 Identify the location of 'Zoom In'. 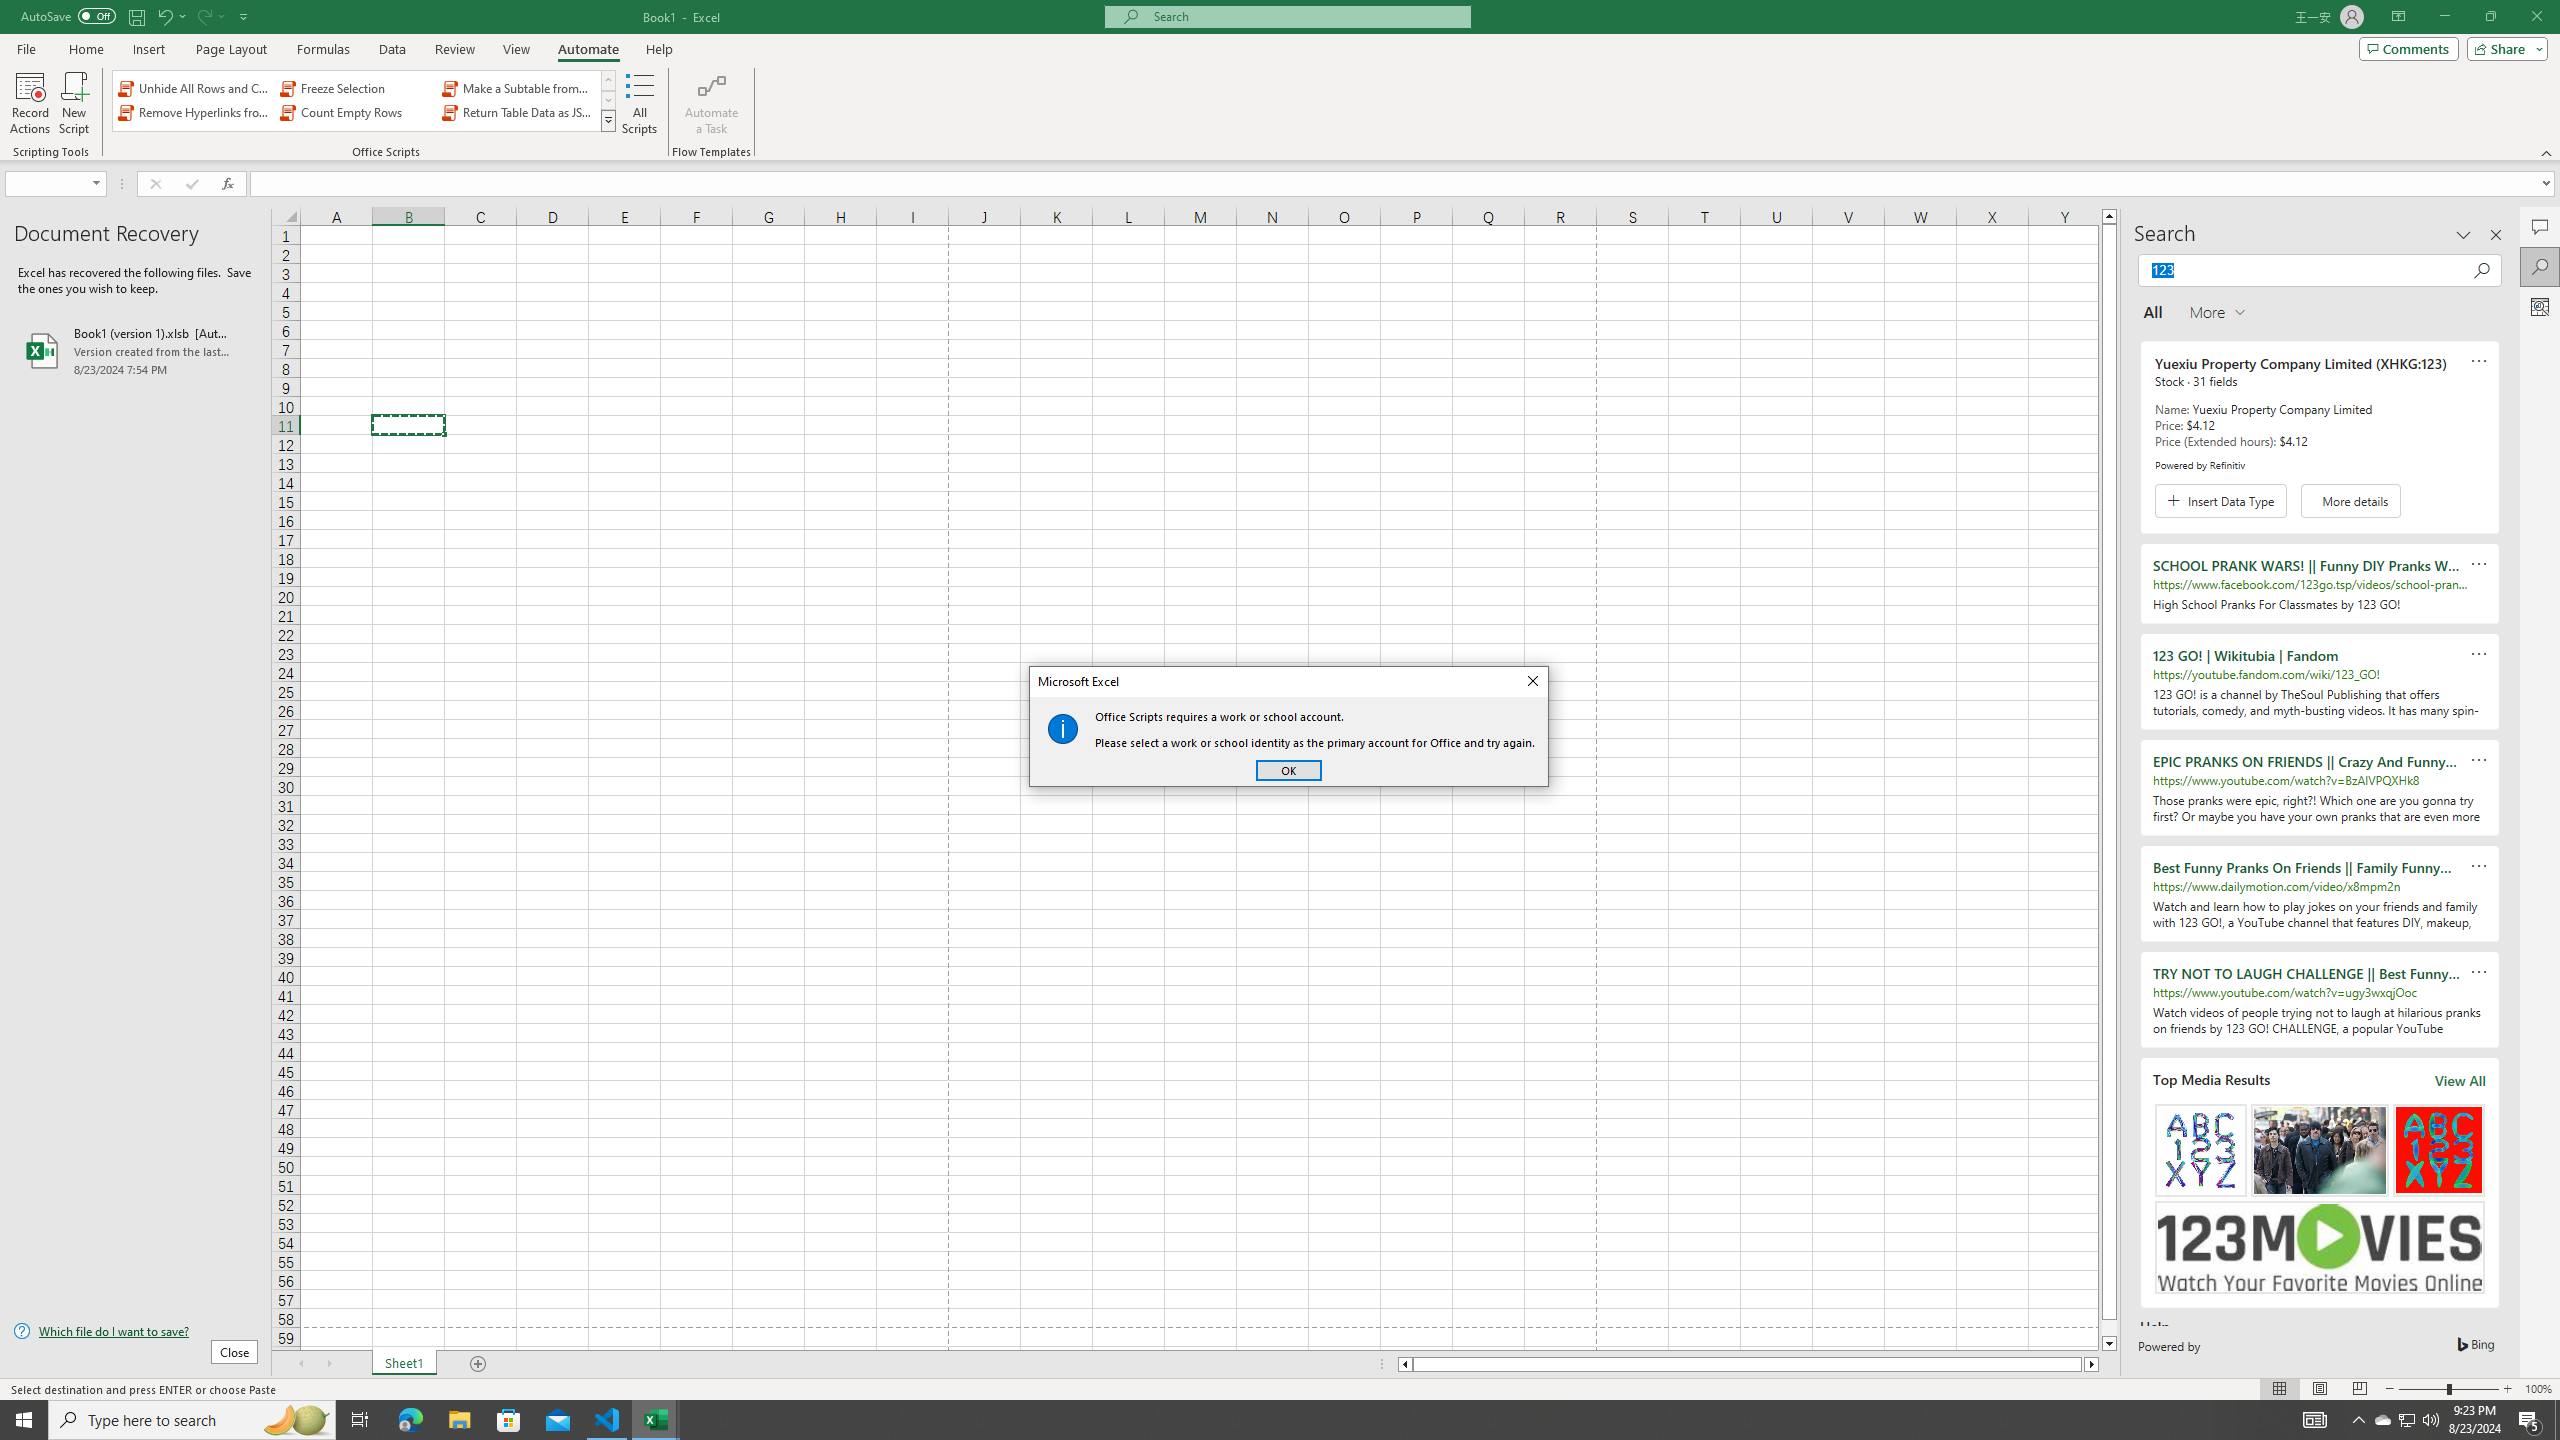
(2507, 1389).